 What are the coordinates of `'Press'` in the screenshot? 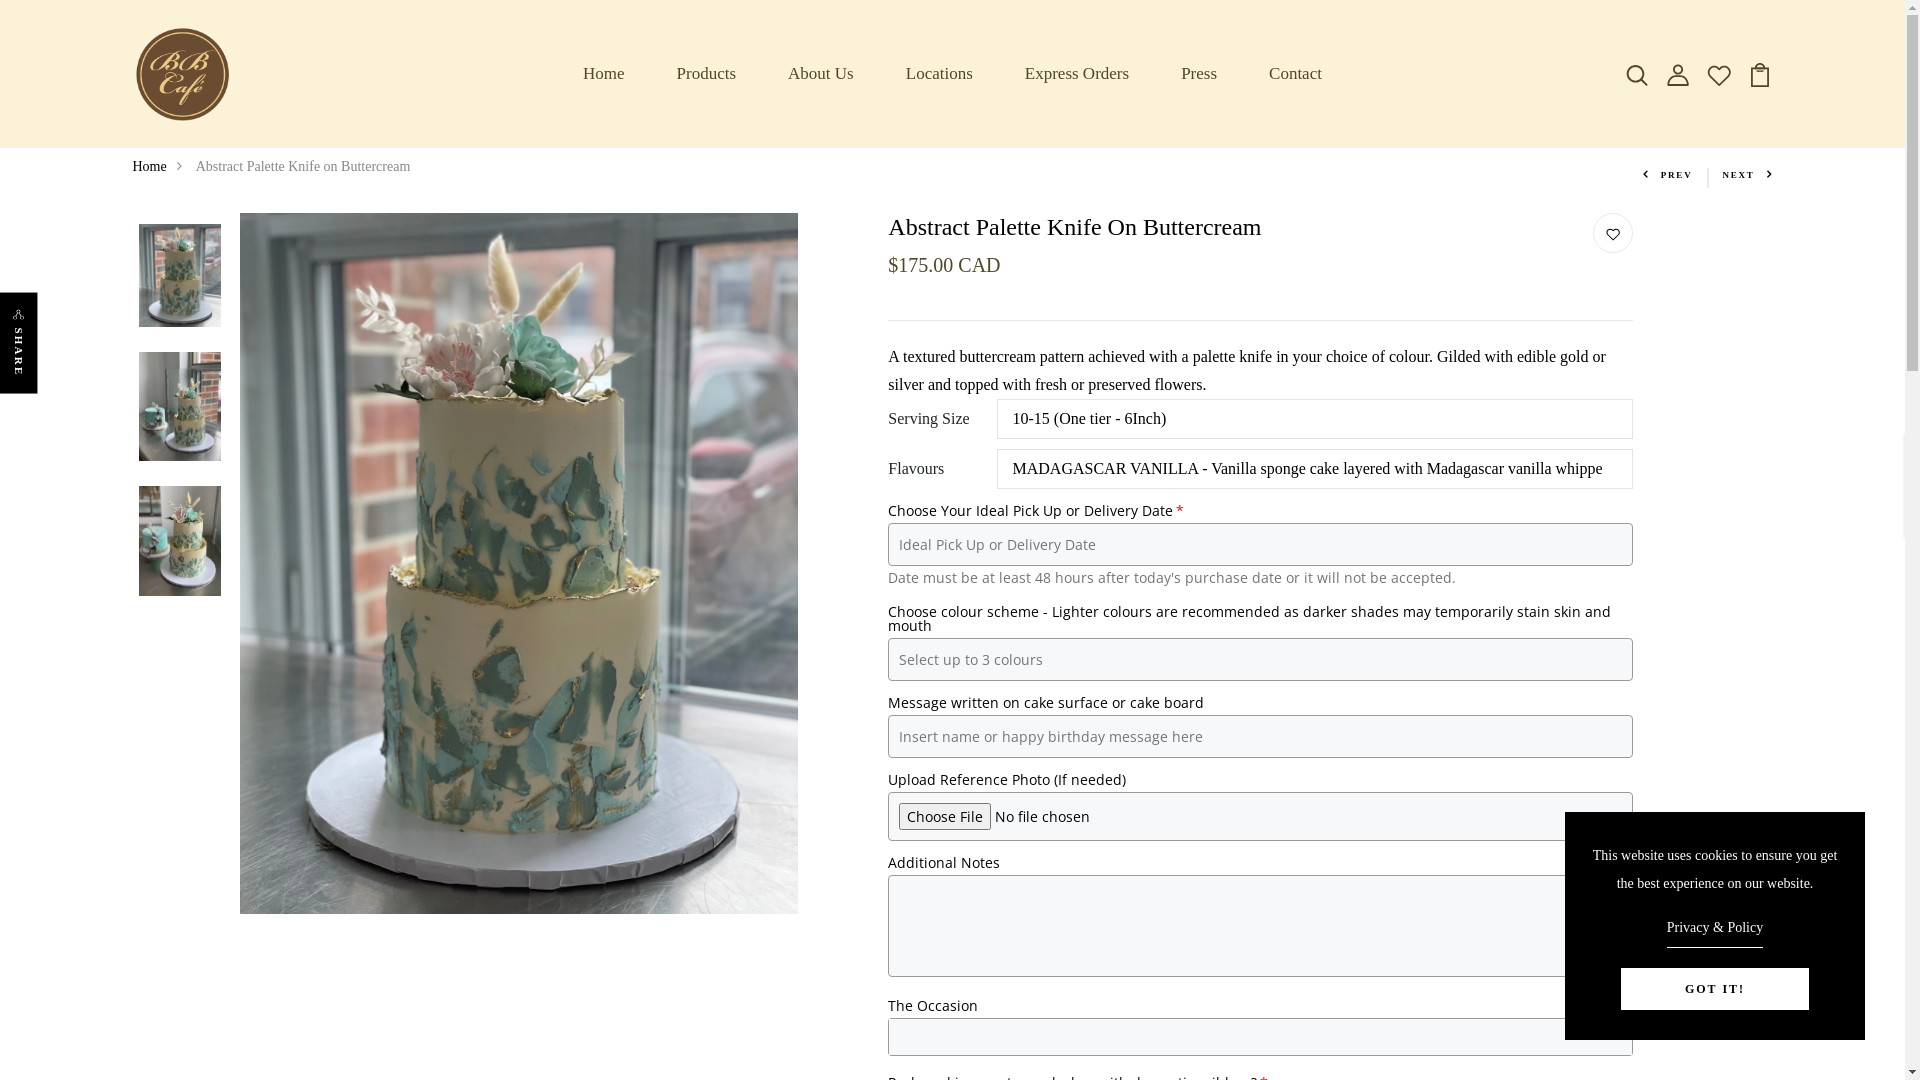 It's located at (1199, 72).